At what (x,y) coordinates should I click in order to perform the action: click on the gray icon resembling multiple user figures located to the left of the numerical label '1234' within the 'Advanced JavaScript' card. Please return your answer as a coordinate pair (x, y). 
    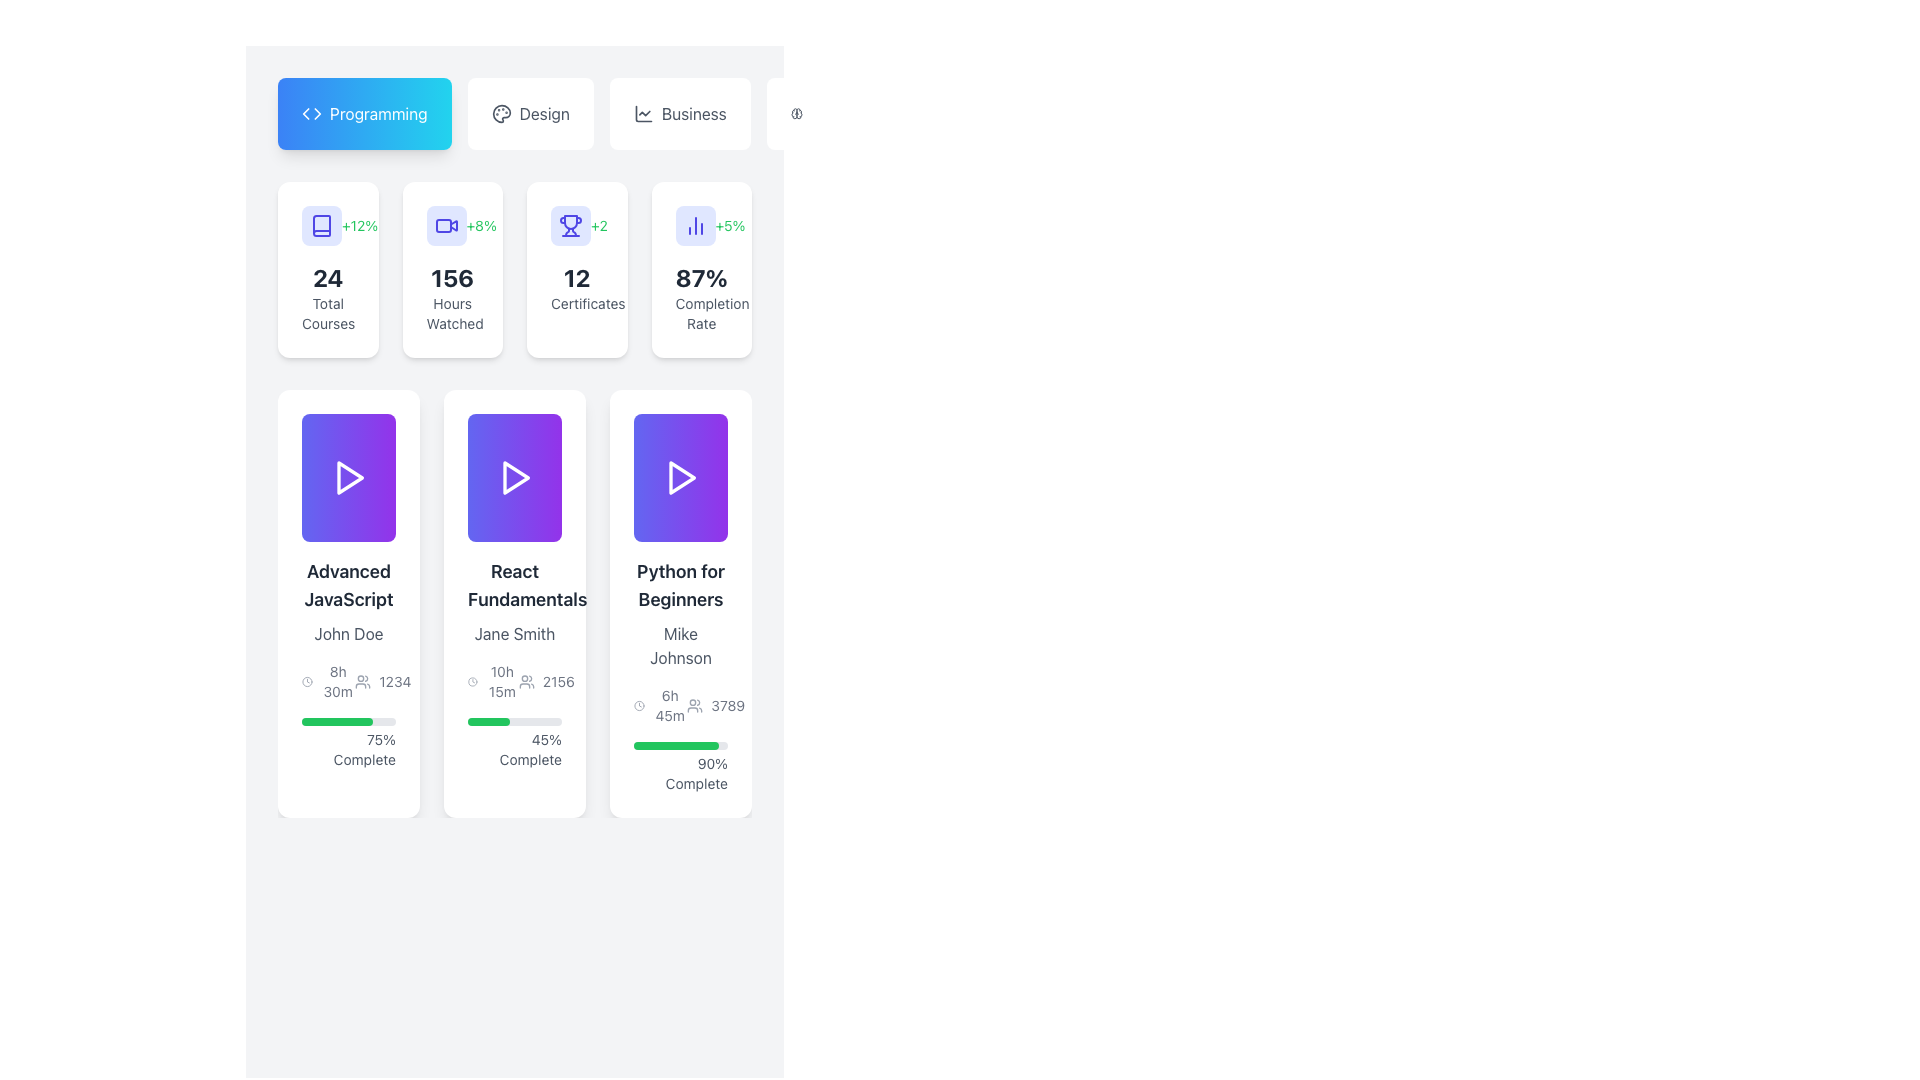
    Looking at the image, I should click on (363, 681).